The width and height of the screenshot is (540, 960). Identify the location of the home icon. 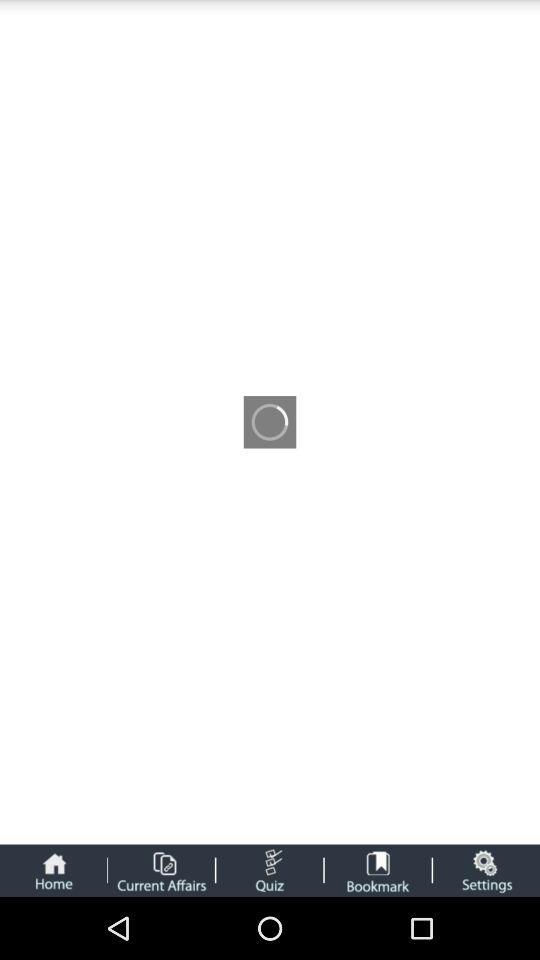
(53, 931).